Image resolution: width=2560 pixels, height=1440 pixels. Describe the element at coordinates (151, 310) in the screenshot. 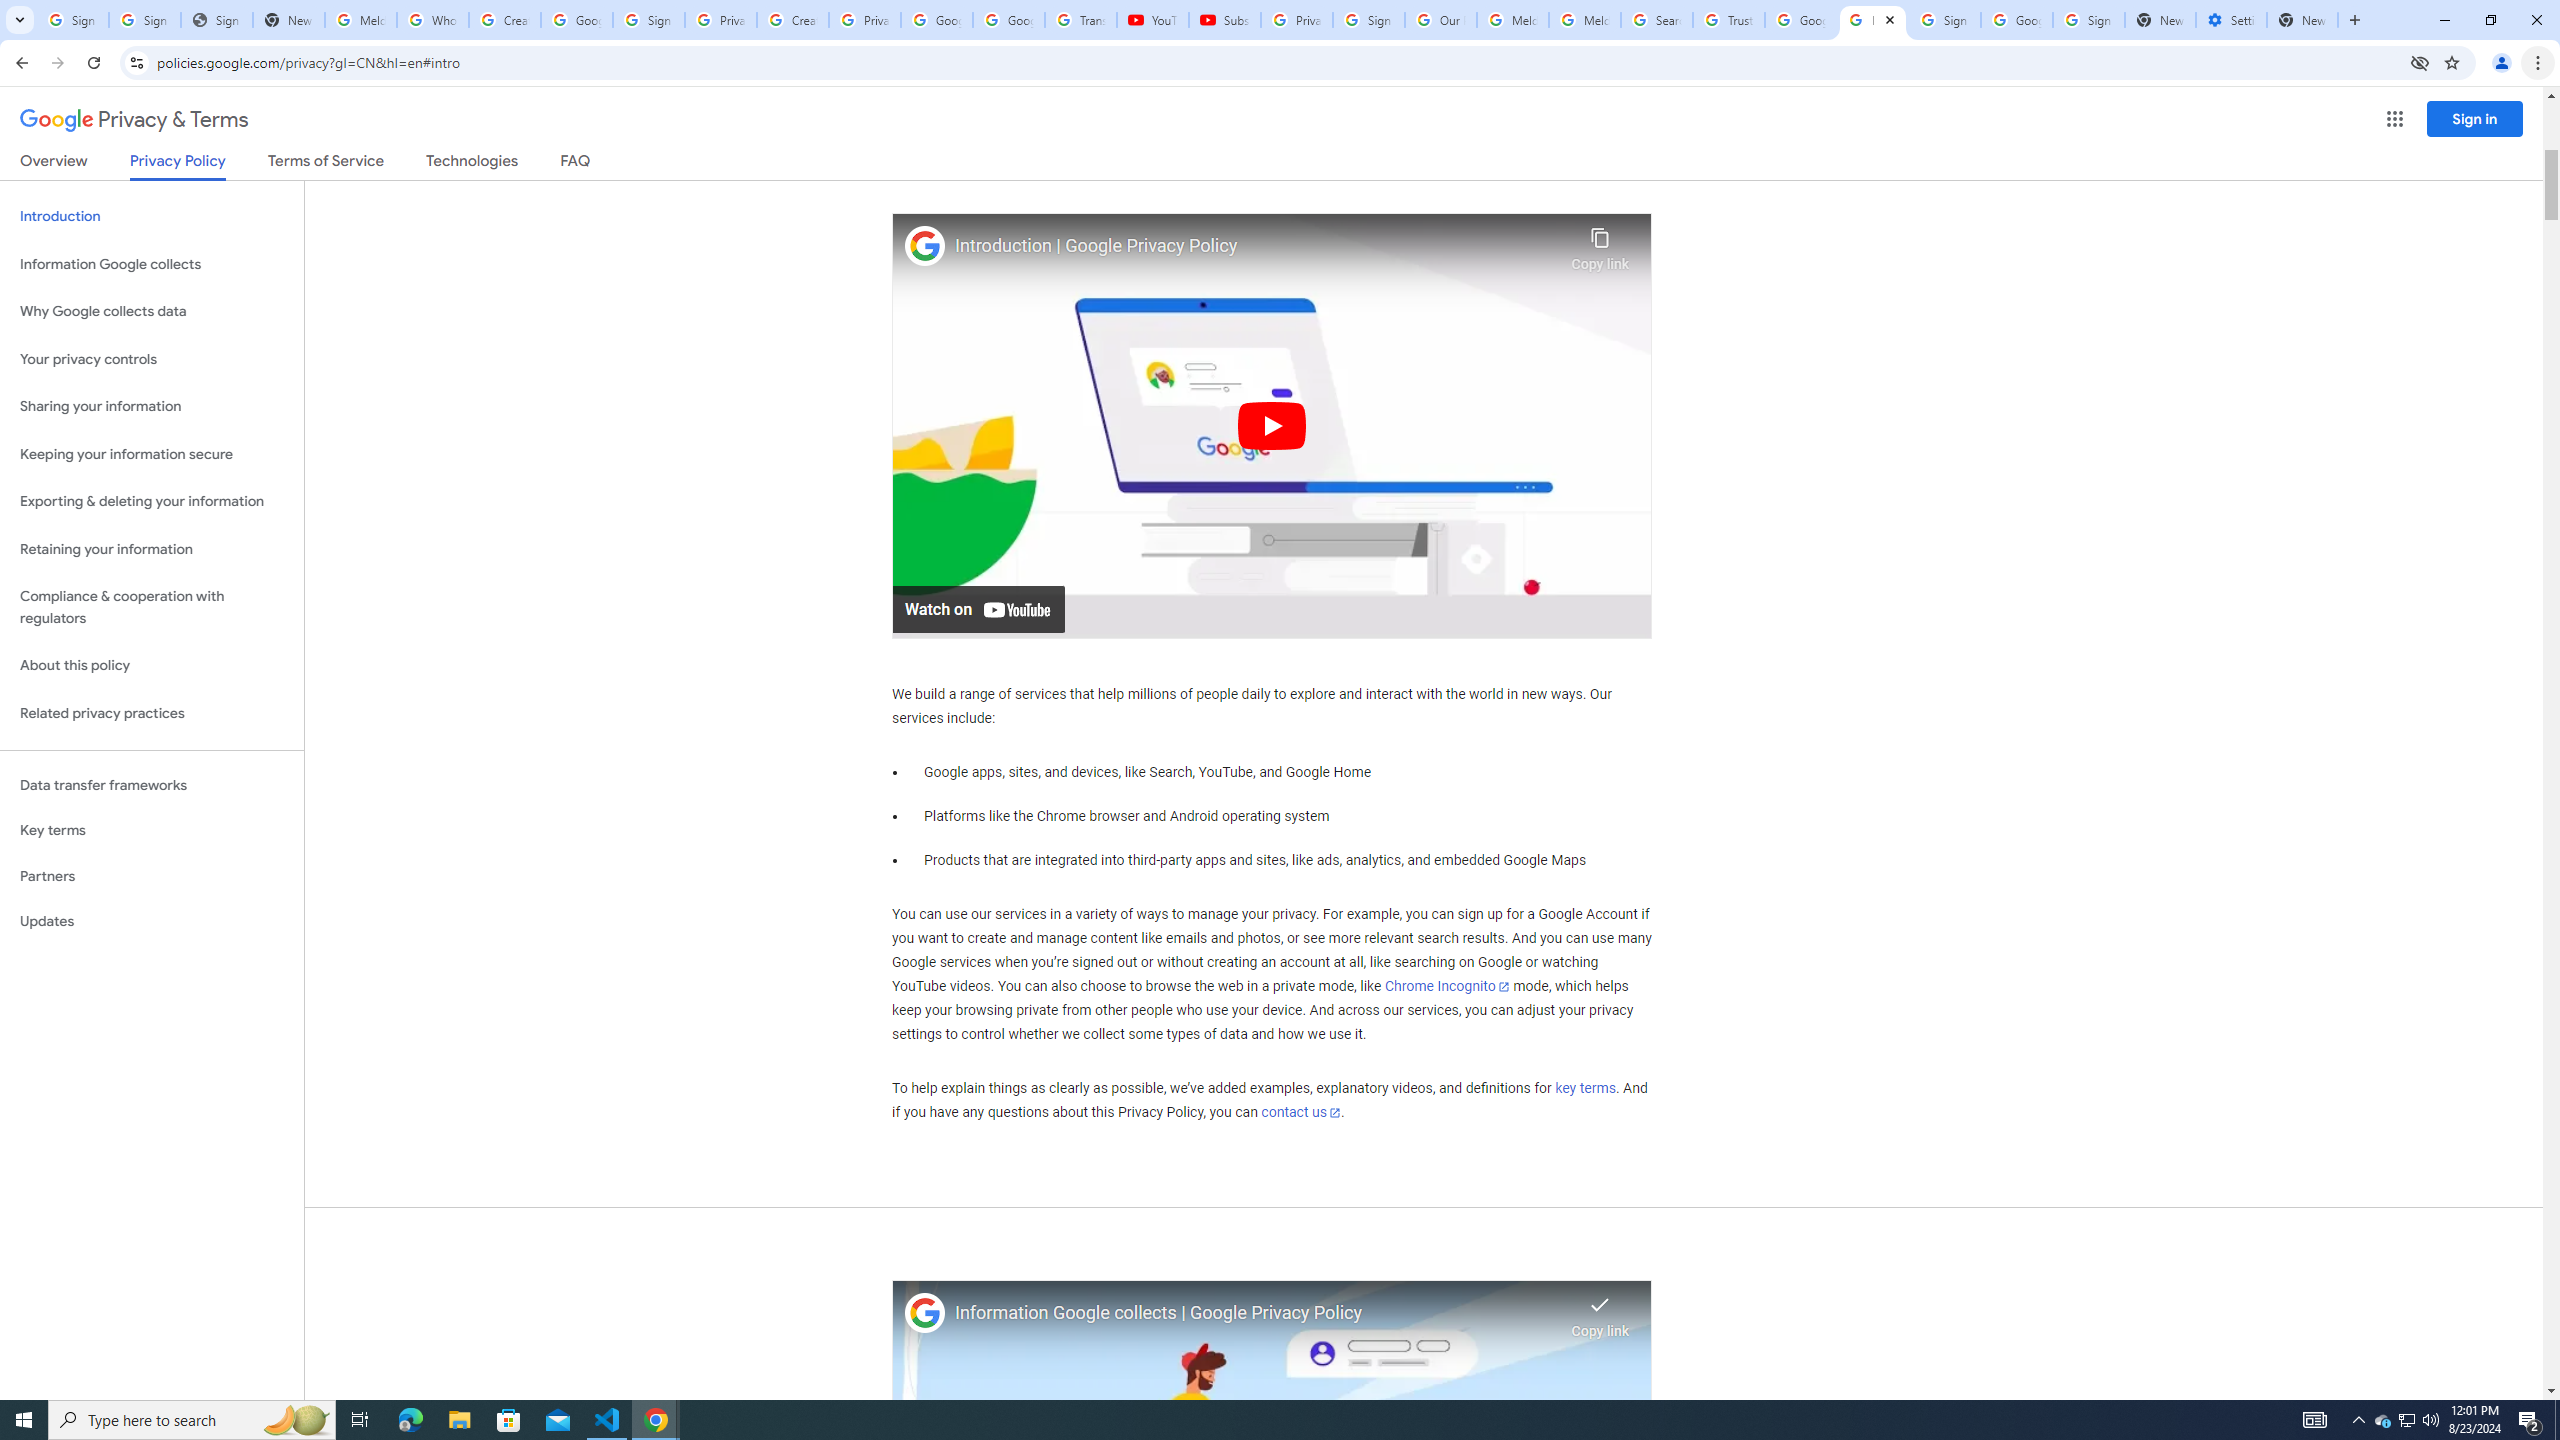

I see `'Why Google collects data'` at that location.